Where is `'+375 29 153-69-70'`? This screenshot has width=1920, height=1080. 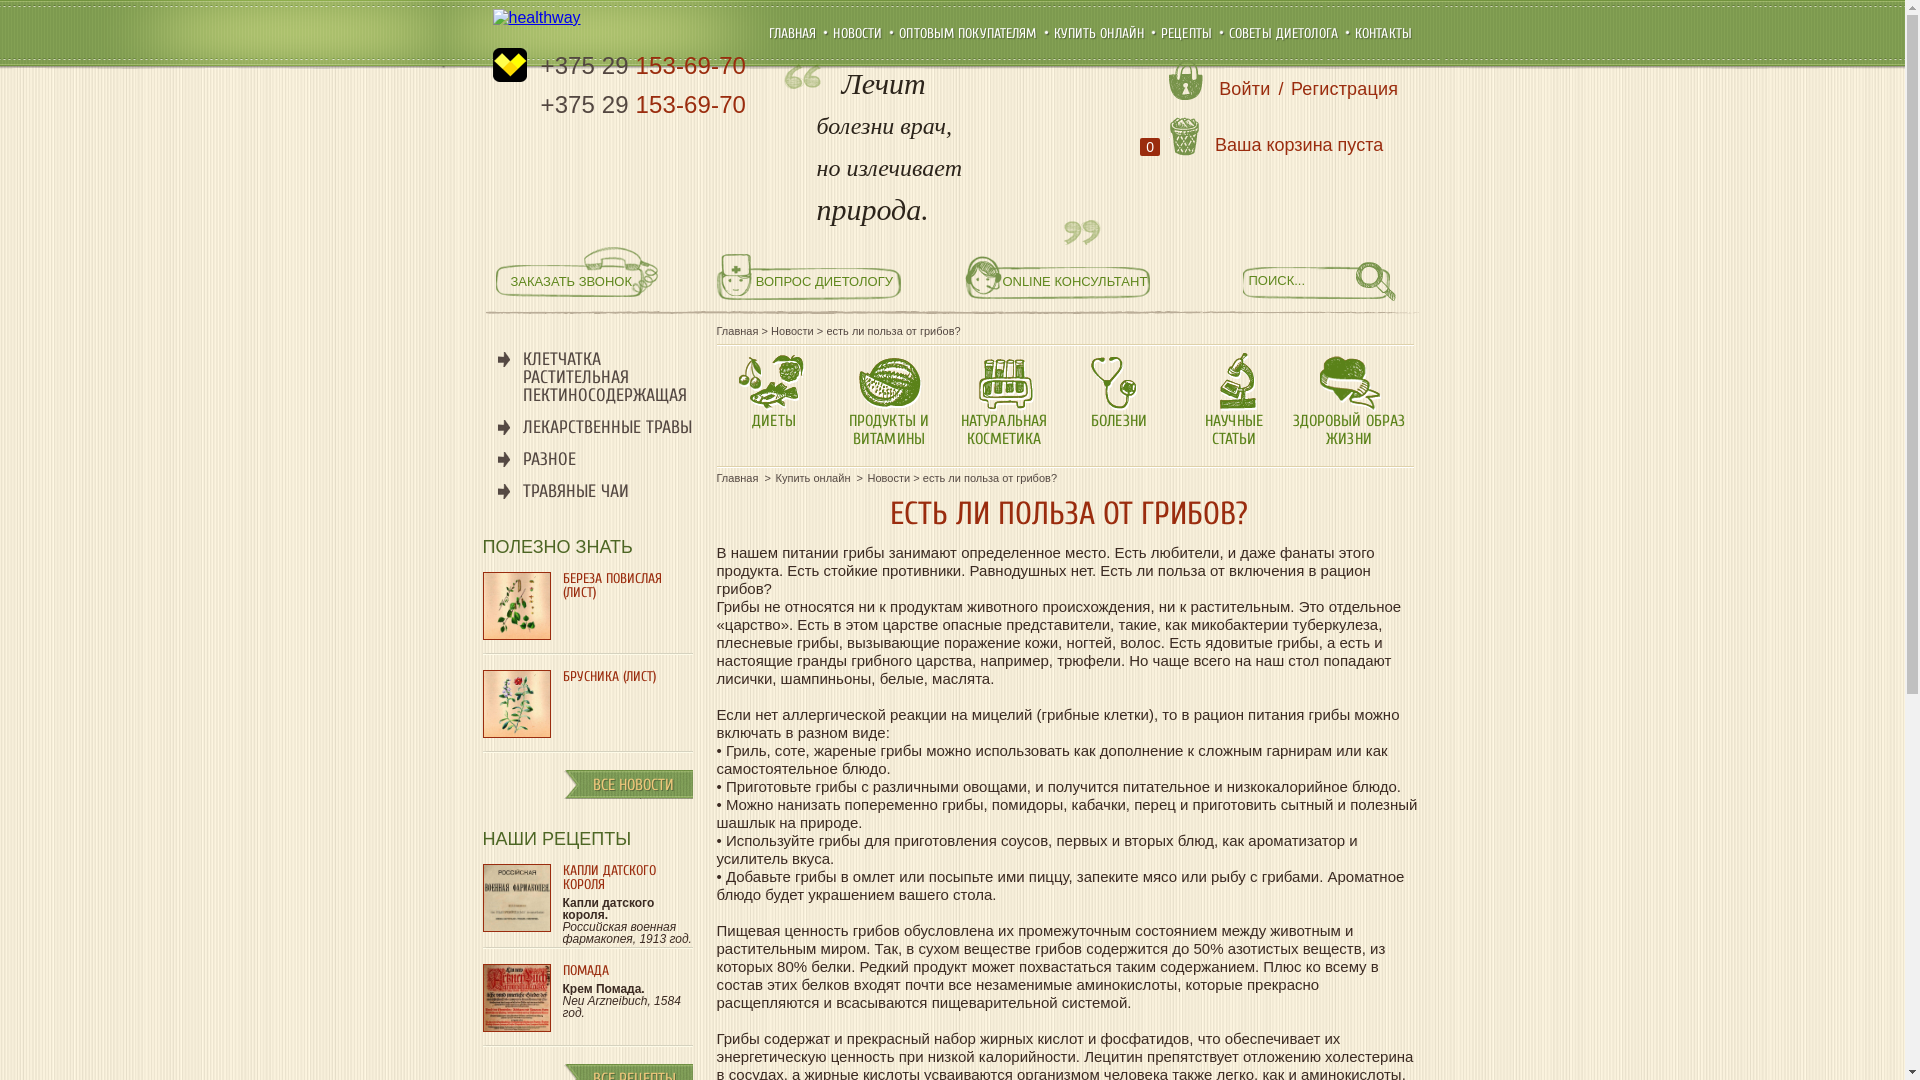
'+375 29 153-69-70' is located at coordinates (643, 64).